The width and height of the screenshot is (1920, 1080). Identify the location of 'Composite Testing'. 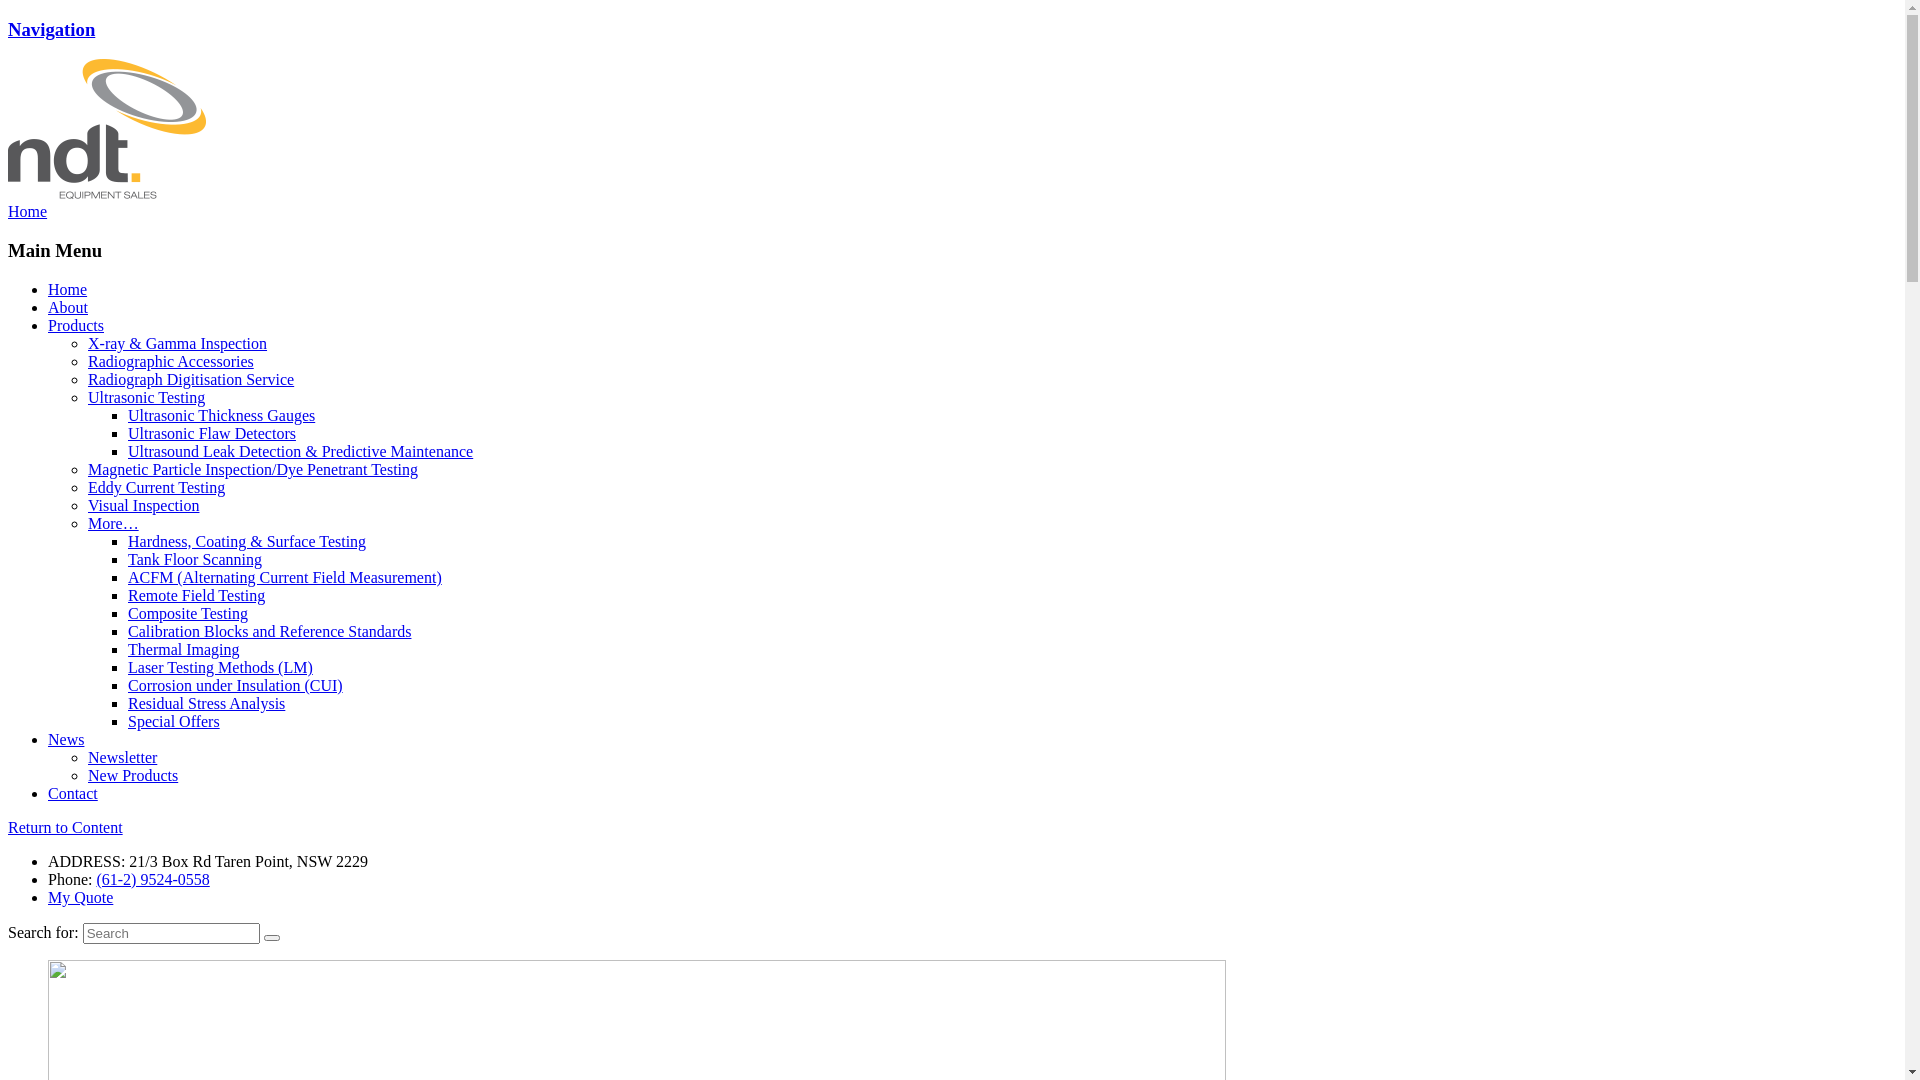
(187, 612).